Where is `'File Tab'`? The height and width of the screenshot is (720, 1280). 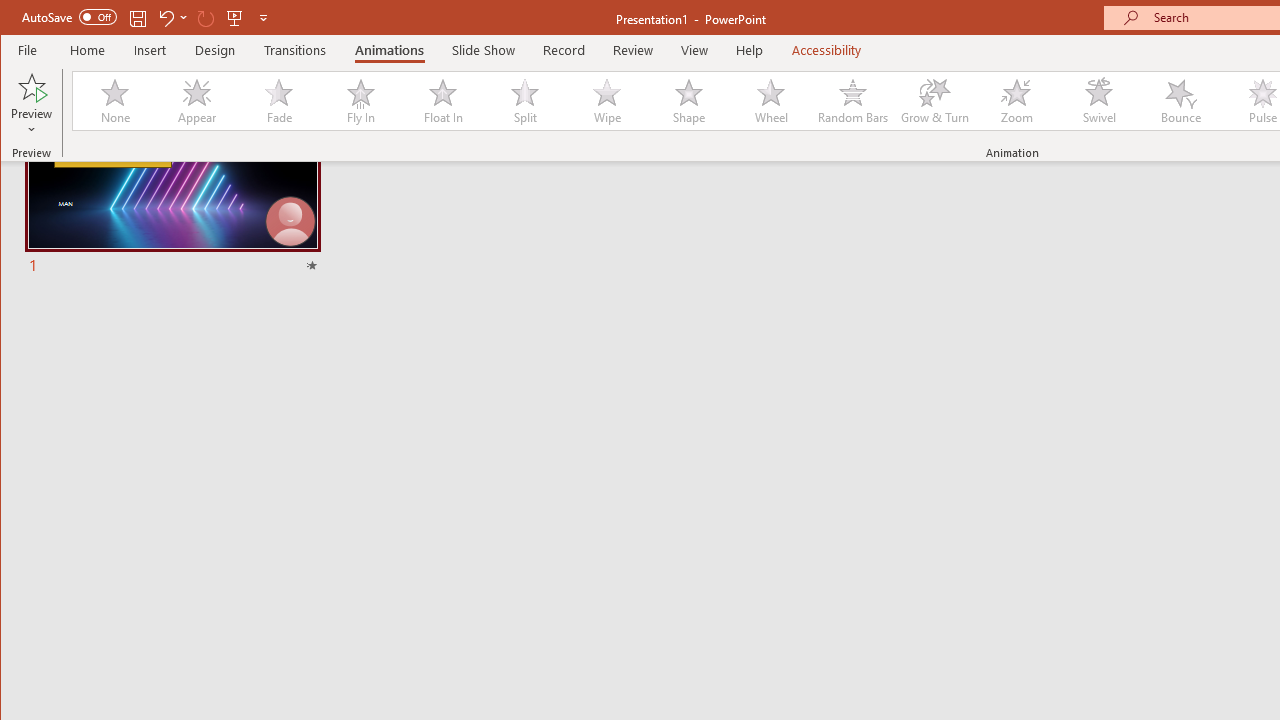
'File Tab' is located at coordinates (28, 49).